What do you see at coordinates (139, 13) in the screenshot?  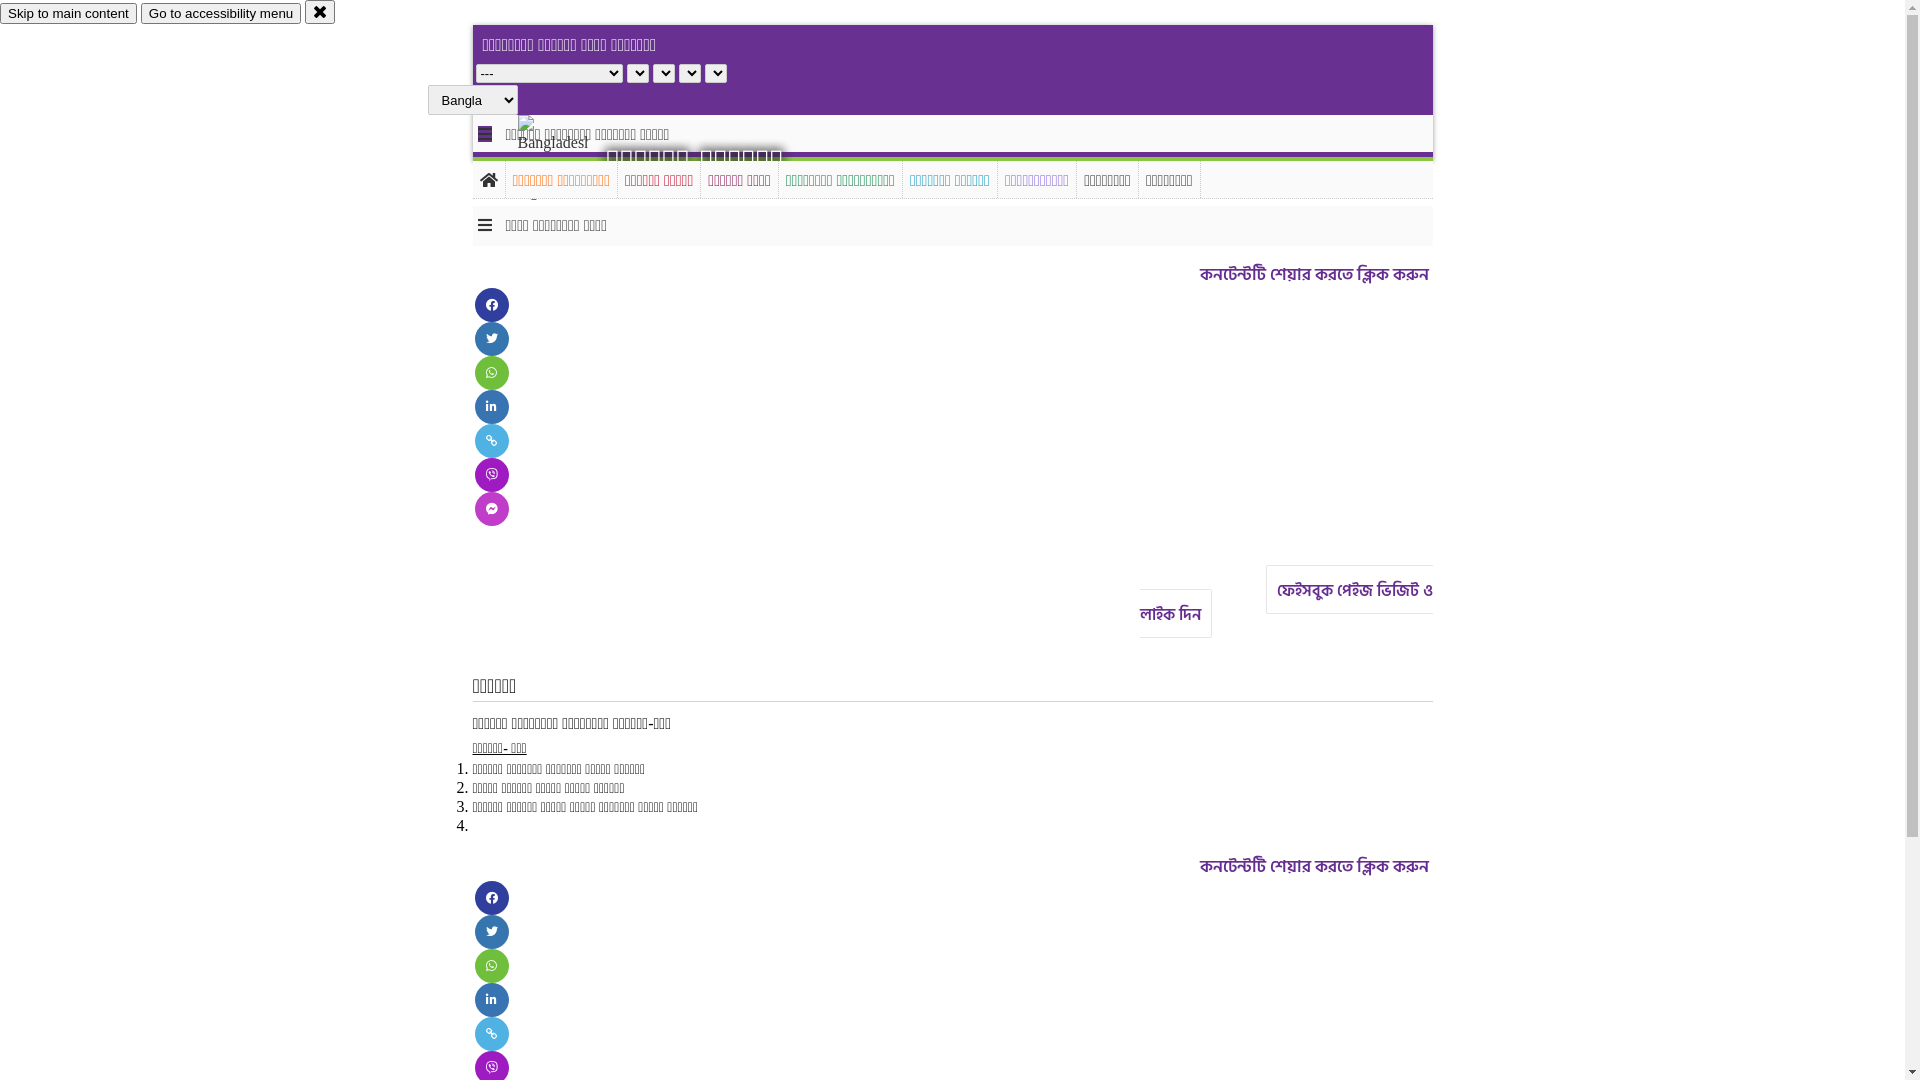 I see `'Go to accessibility menu'` at bounding box center [139, 13].